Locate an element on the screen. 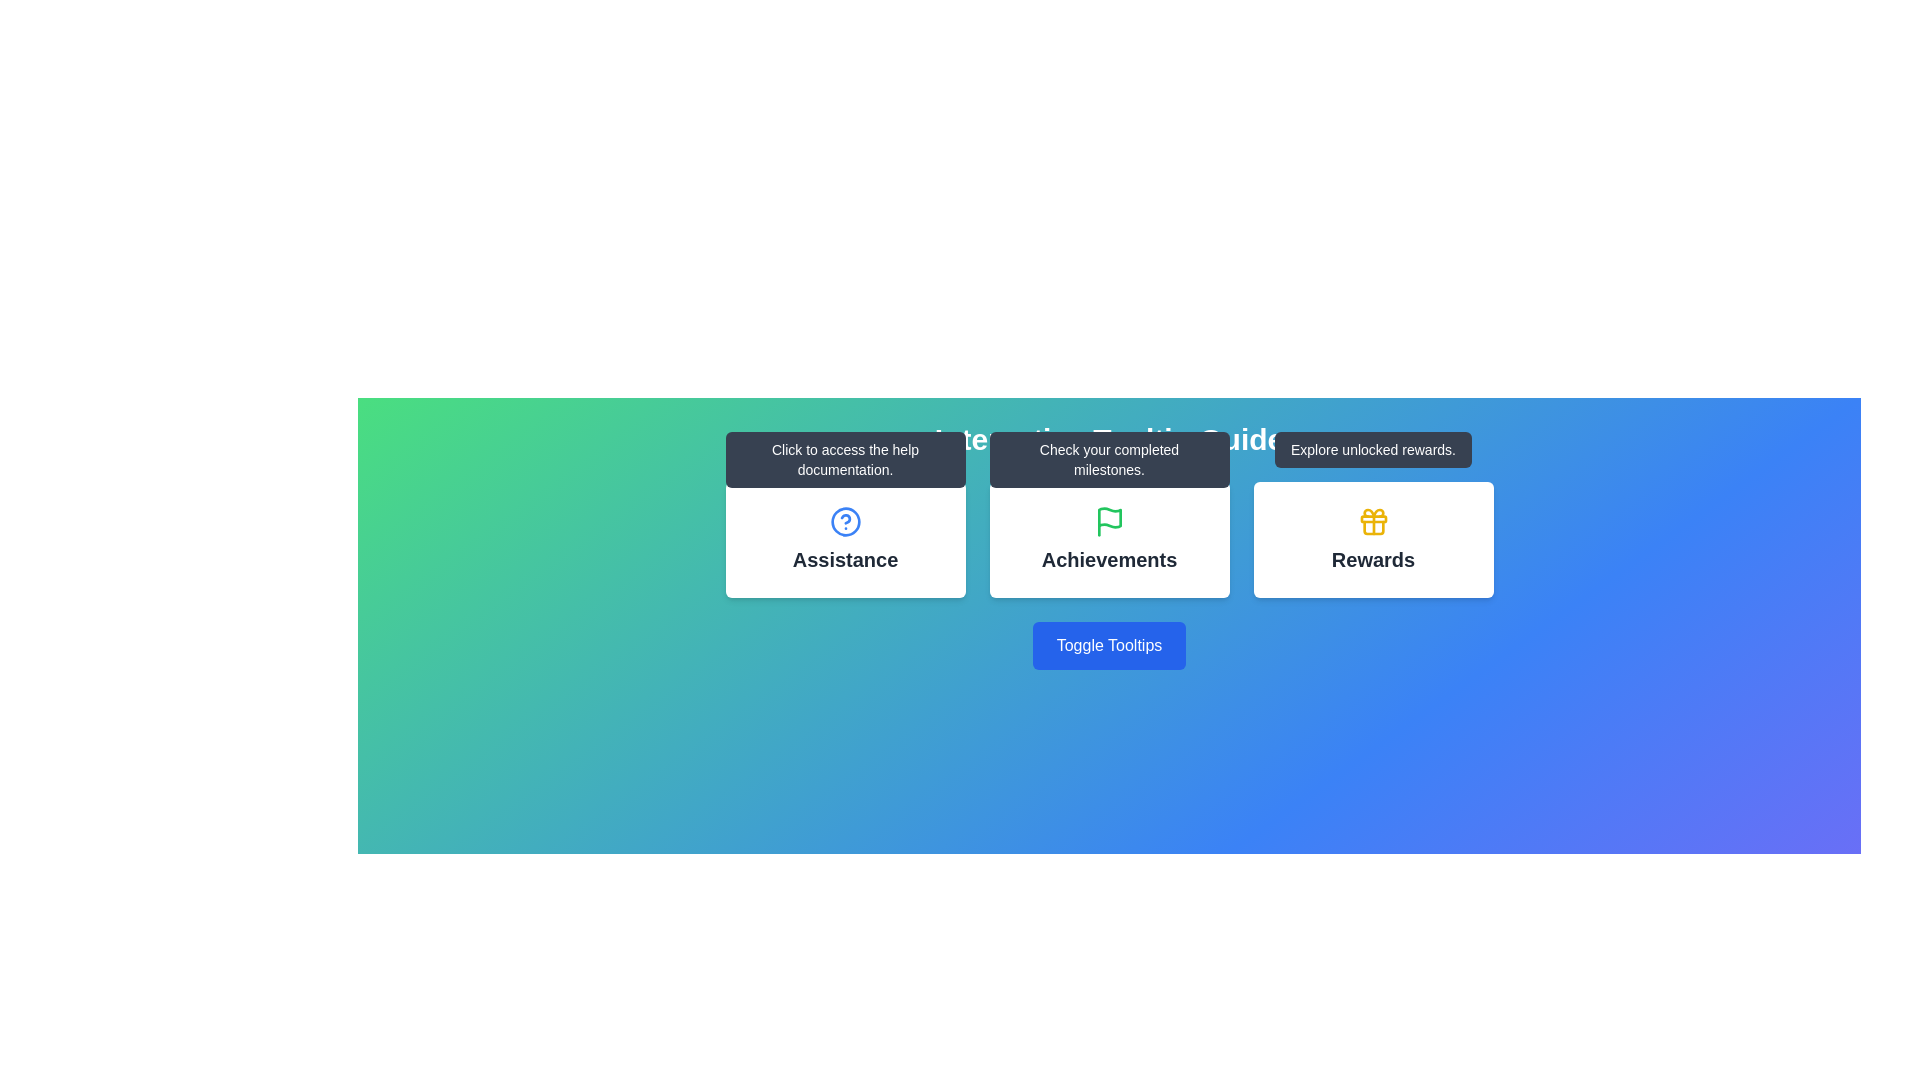  the 'Assistance' static text label located at the bottom of the leftmost card in a row of three, which provides a descriptor for the card's purpose is located at coordinates (845, 559).